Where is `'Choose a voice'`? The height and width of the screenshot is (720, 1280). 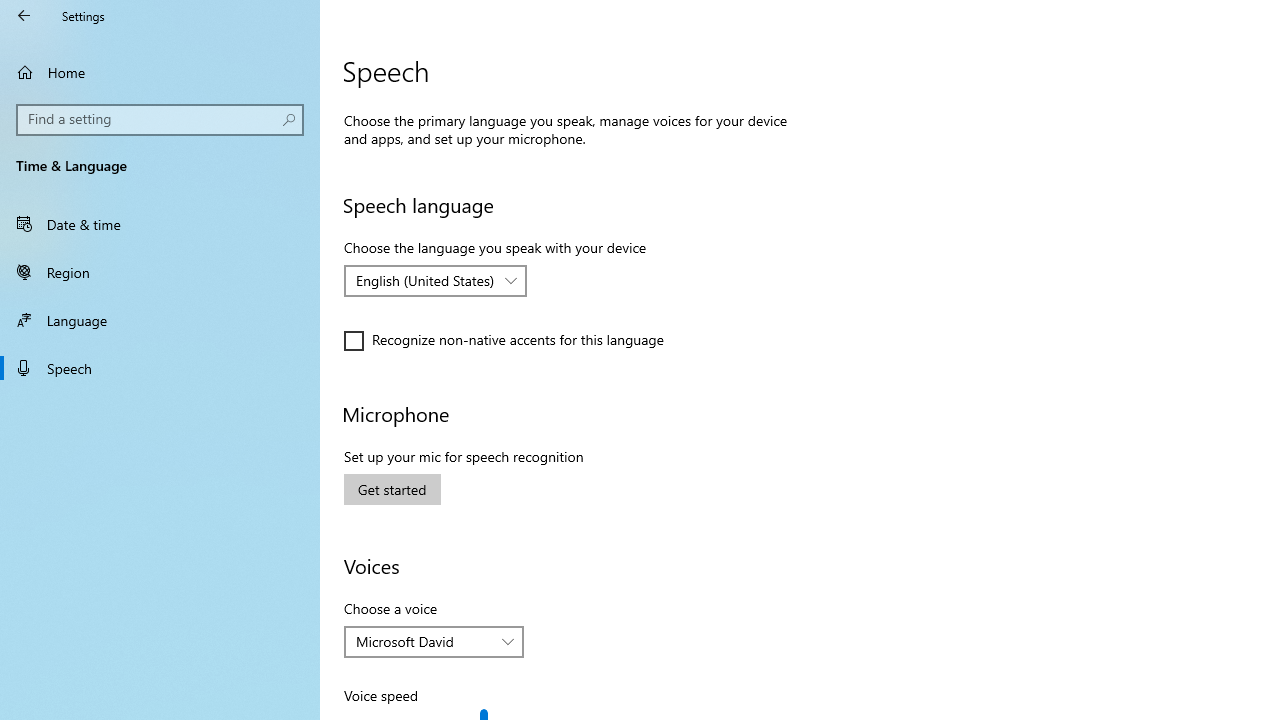
'Choose a voice' is located at coordinates (432, 641).